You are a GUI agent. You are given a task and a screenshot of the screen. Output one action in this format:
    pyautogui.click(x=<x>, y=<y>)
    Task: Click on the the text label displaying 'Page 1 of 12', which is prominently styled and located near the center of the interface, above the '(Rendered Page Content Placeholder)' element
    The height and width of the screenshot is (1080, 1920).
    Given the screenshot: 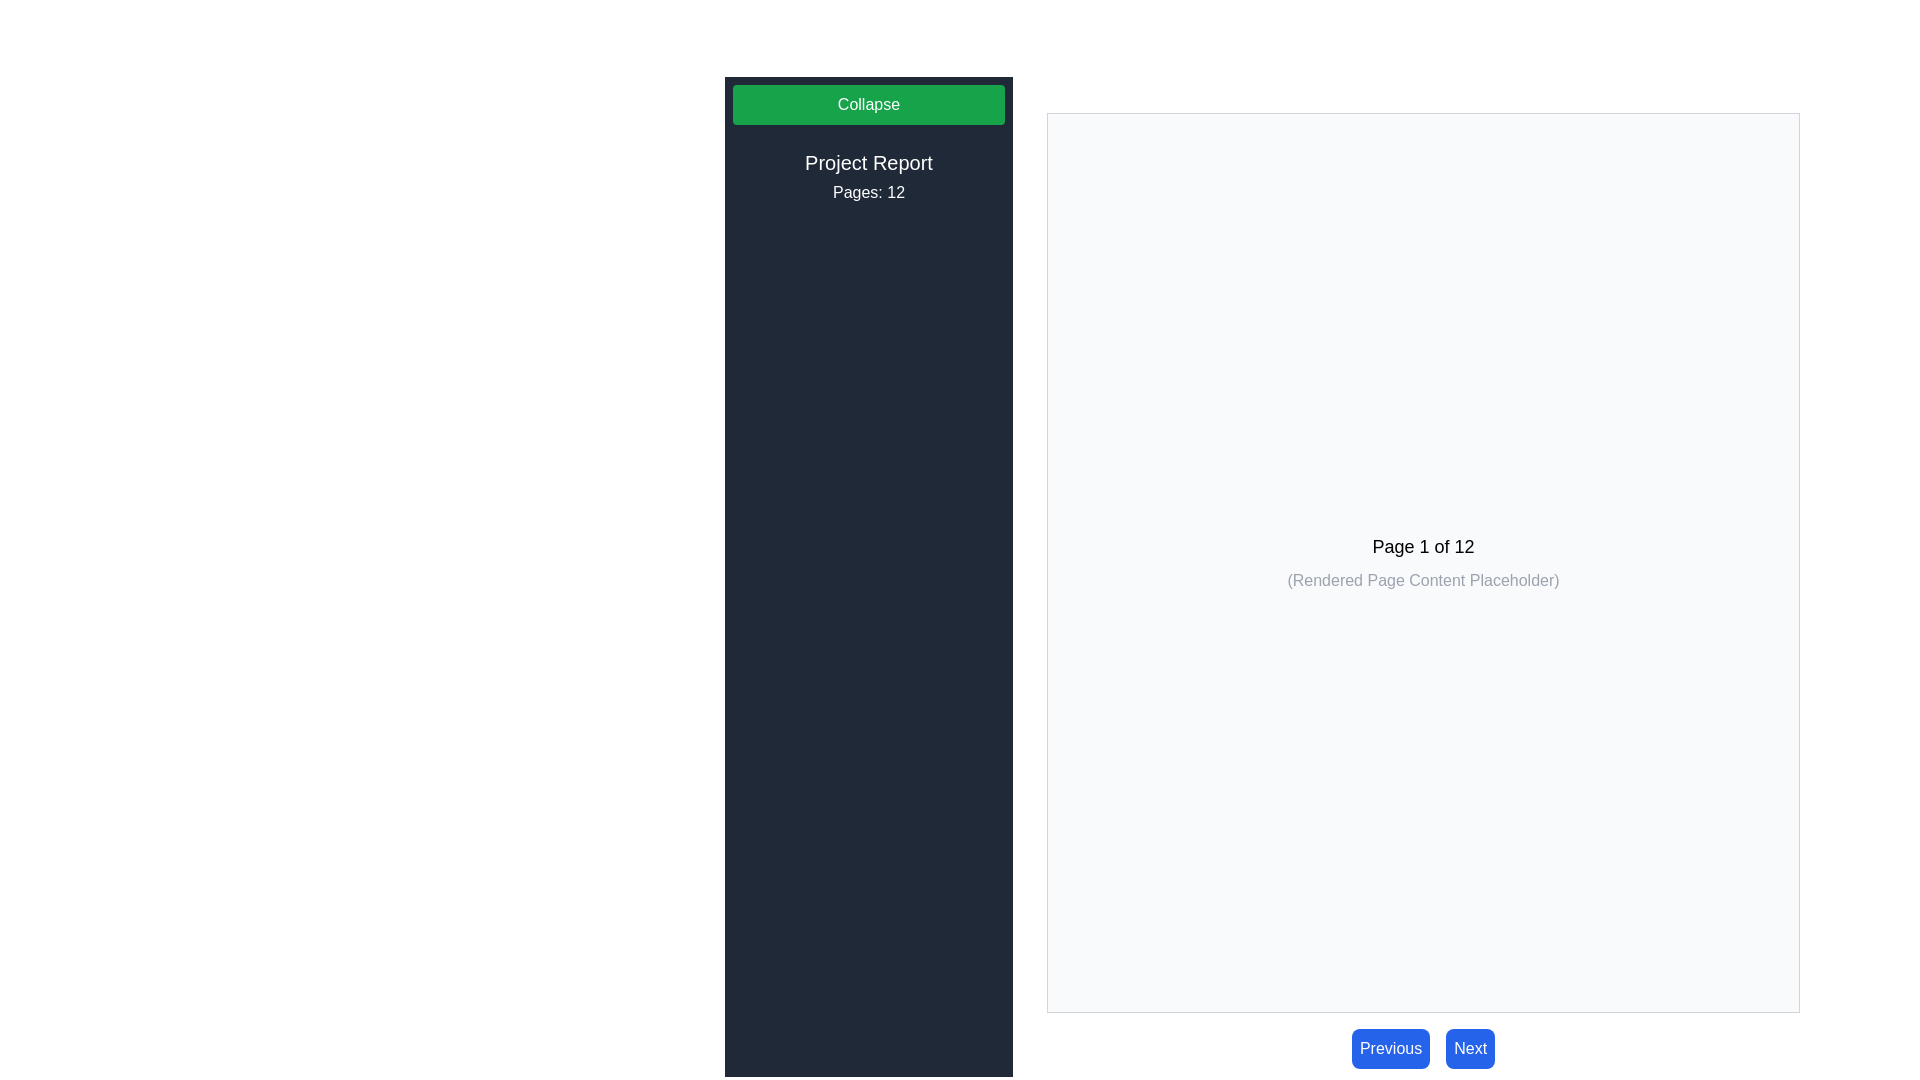 What is the action you would take?
    pyautogui.click(x=1422, y=547)
    